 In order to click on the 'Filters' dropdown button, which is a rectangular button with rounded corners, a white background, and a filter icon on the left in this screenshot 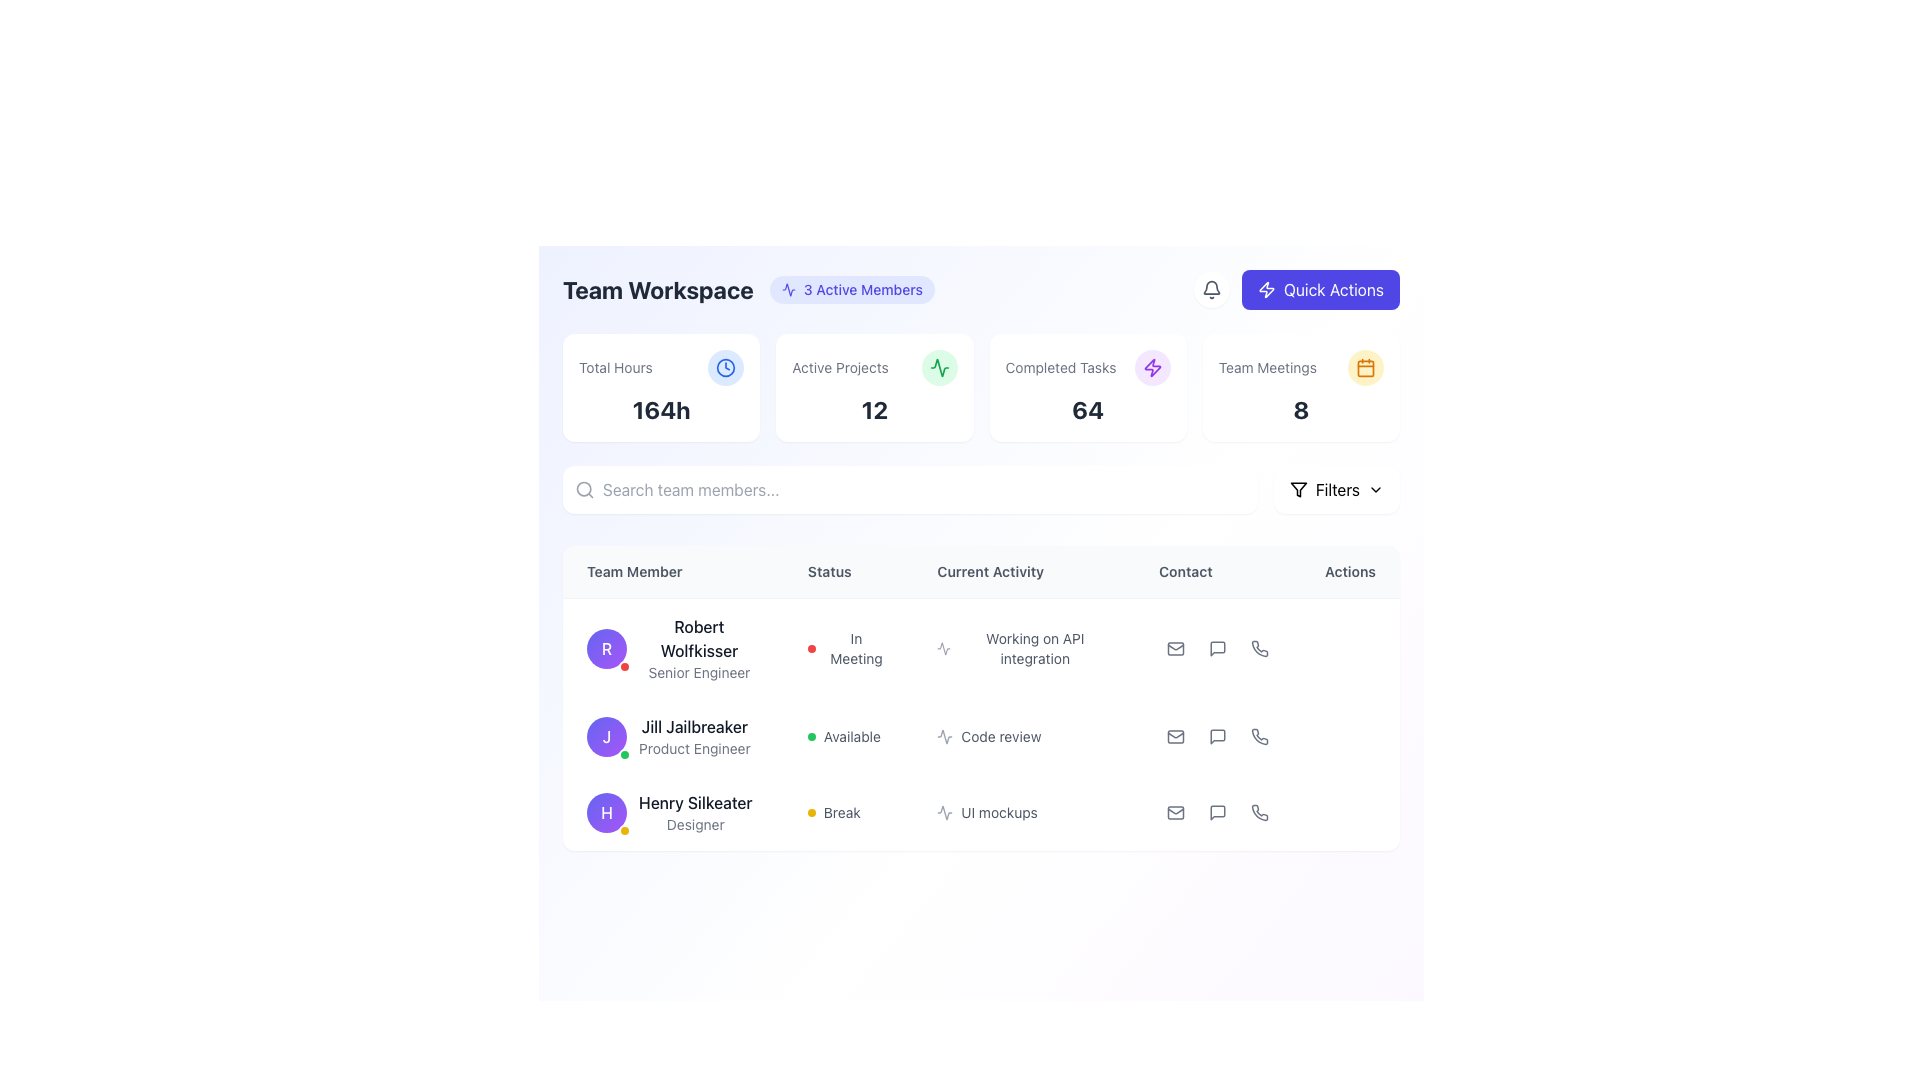, I will do `click(1336, 489)`.